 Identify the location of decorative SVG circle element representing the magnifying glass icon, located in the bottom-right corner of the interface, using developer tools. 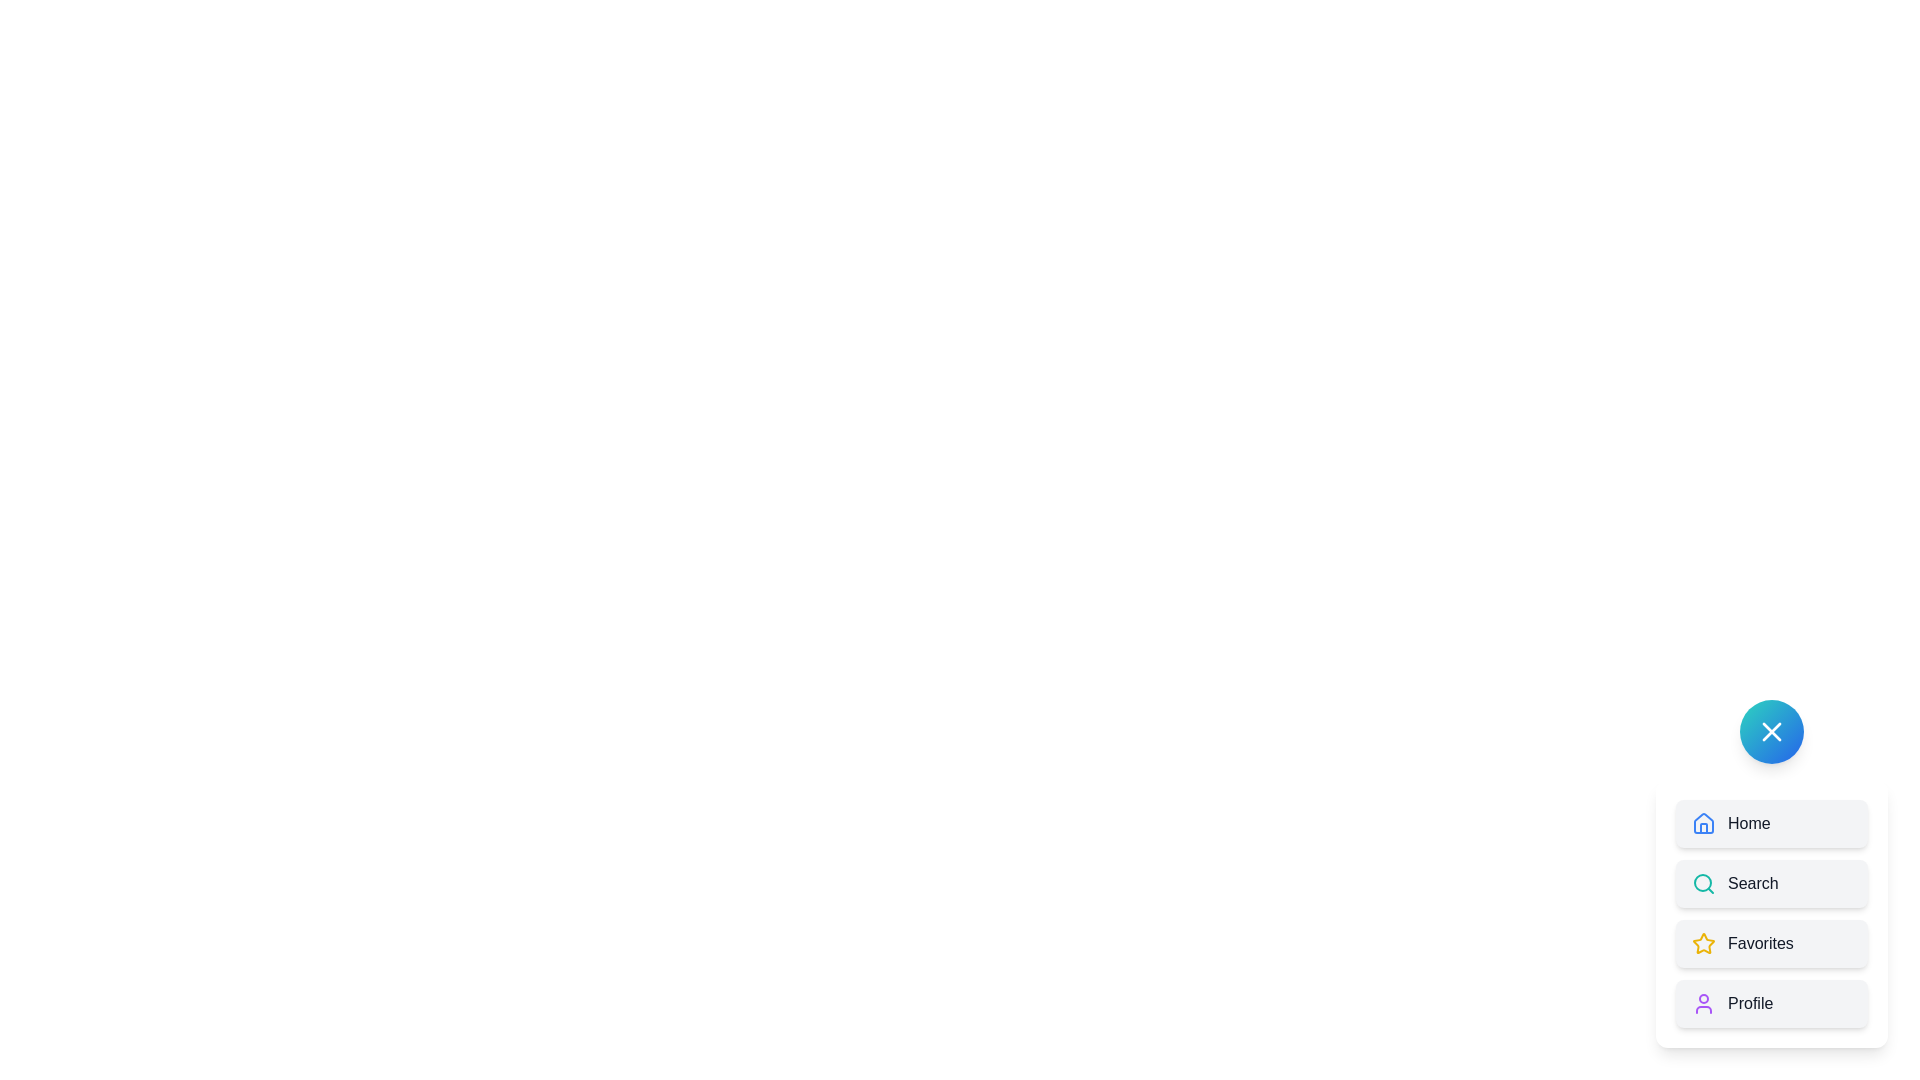
(1702, 882).